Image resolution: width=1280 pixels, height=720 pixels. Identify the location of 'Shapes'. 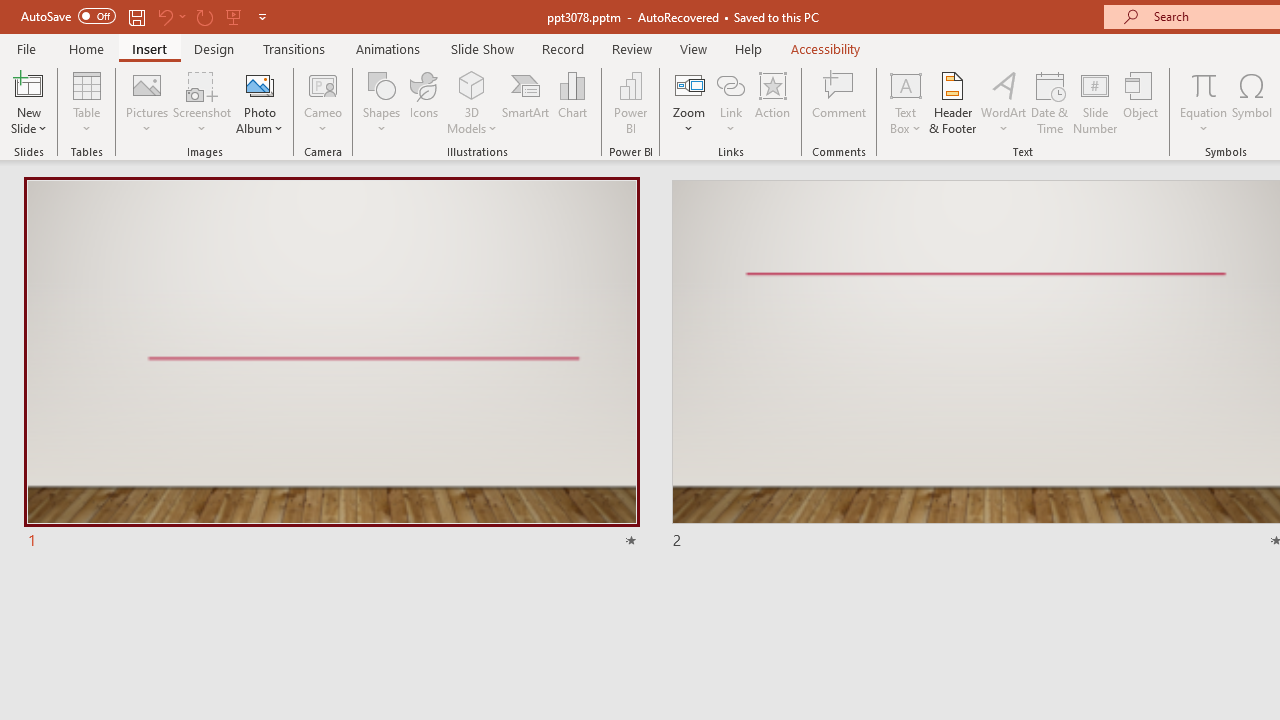
(382, 103).